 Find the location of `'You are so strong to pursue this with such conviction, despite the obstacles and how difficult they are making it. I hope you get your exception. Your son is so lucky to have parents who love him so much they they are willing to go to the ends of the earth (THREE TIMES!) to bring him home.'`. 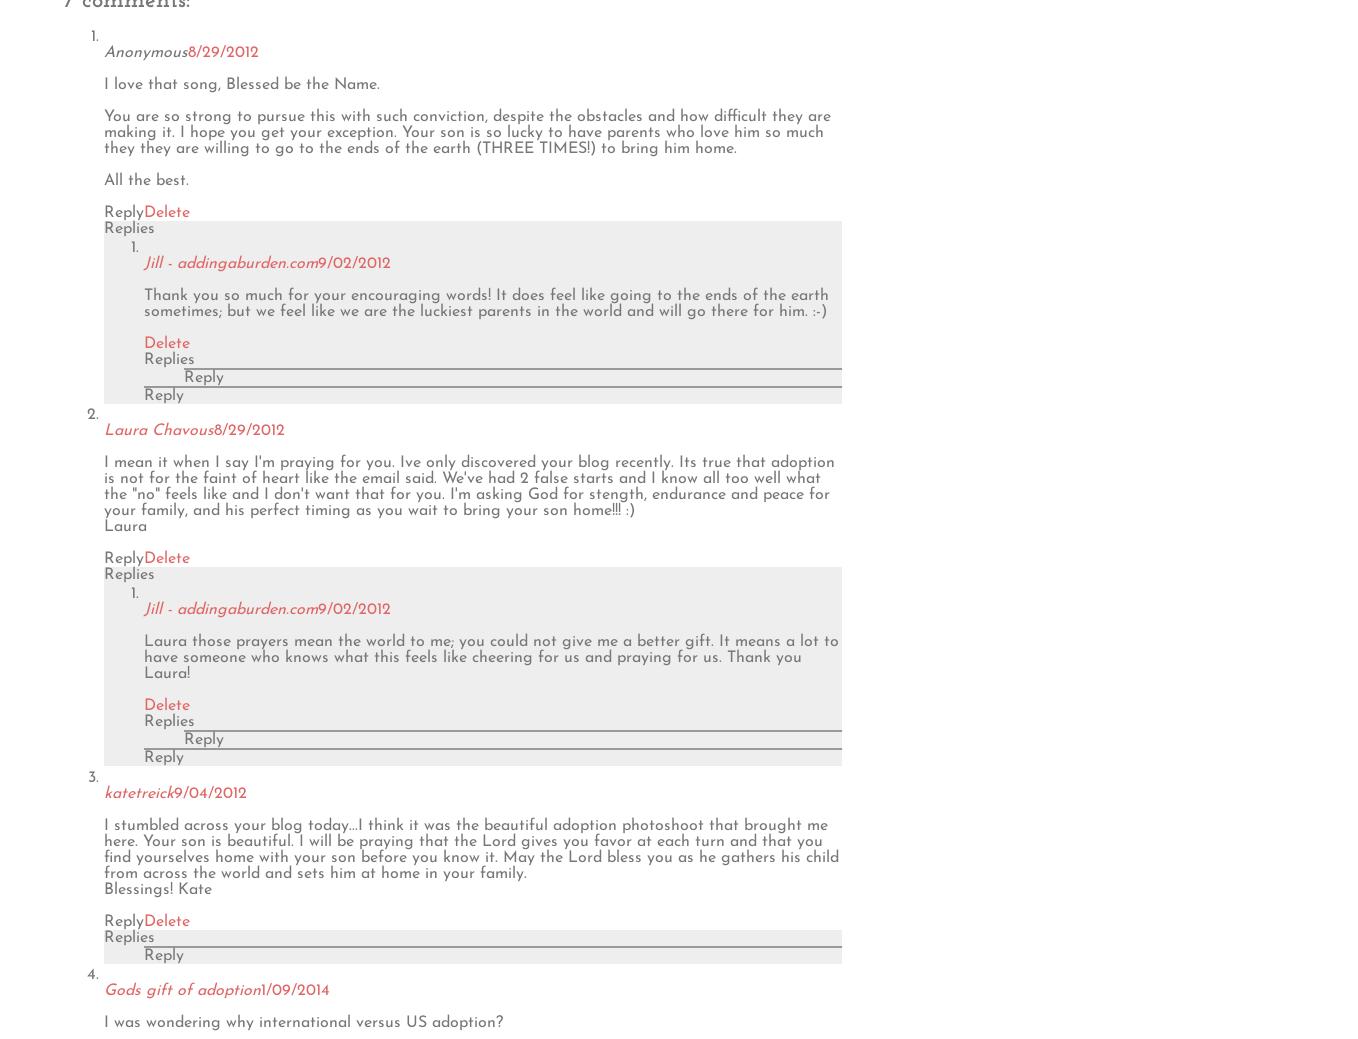

'You are so strong to pursue this with such conviction, despite the obstacles and how difficult they are making it. I hope you get your exception. Your son is so lucky to have parents who love him so much they they are willing to go to the ends of the earth (THREE TIMES!) to bring him home.' is located at coordinates (467, 130).